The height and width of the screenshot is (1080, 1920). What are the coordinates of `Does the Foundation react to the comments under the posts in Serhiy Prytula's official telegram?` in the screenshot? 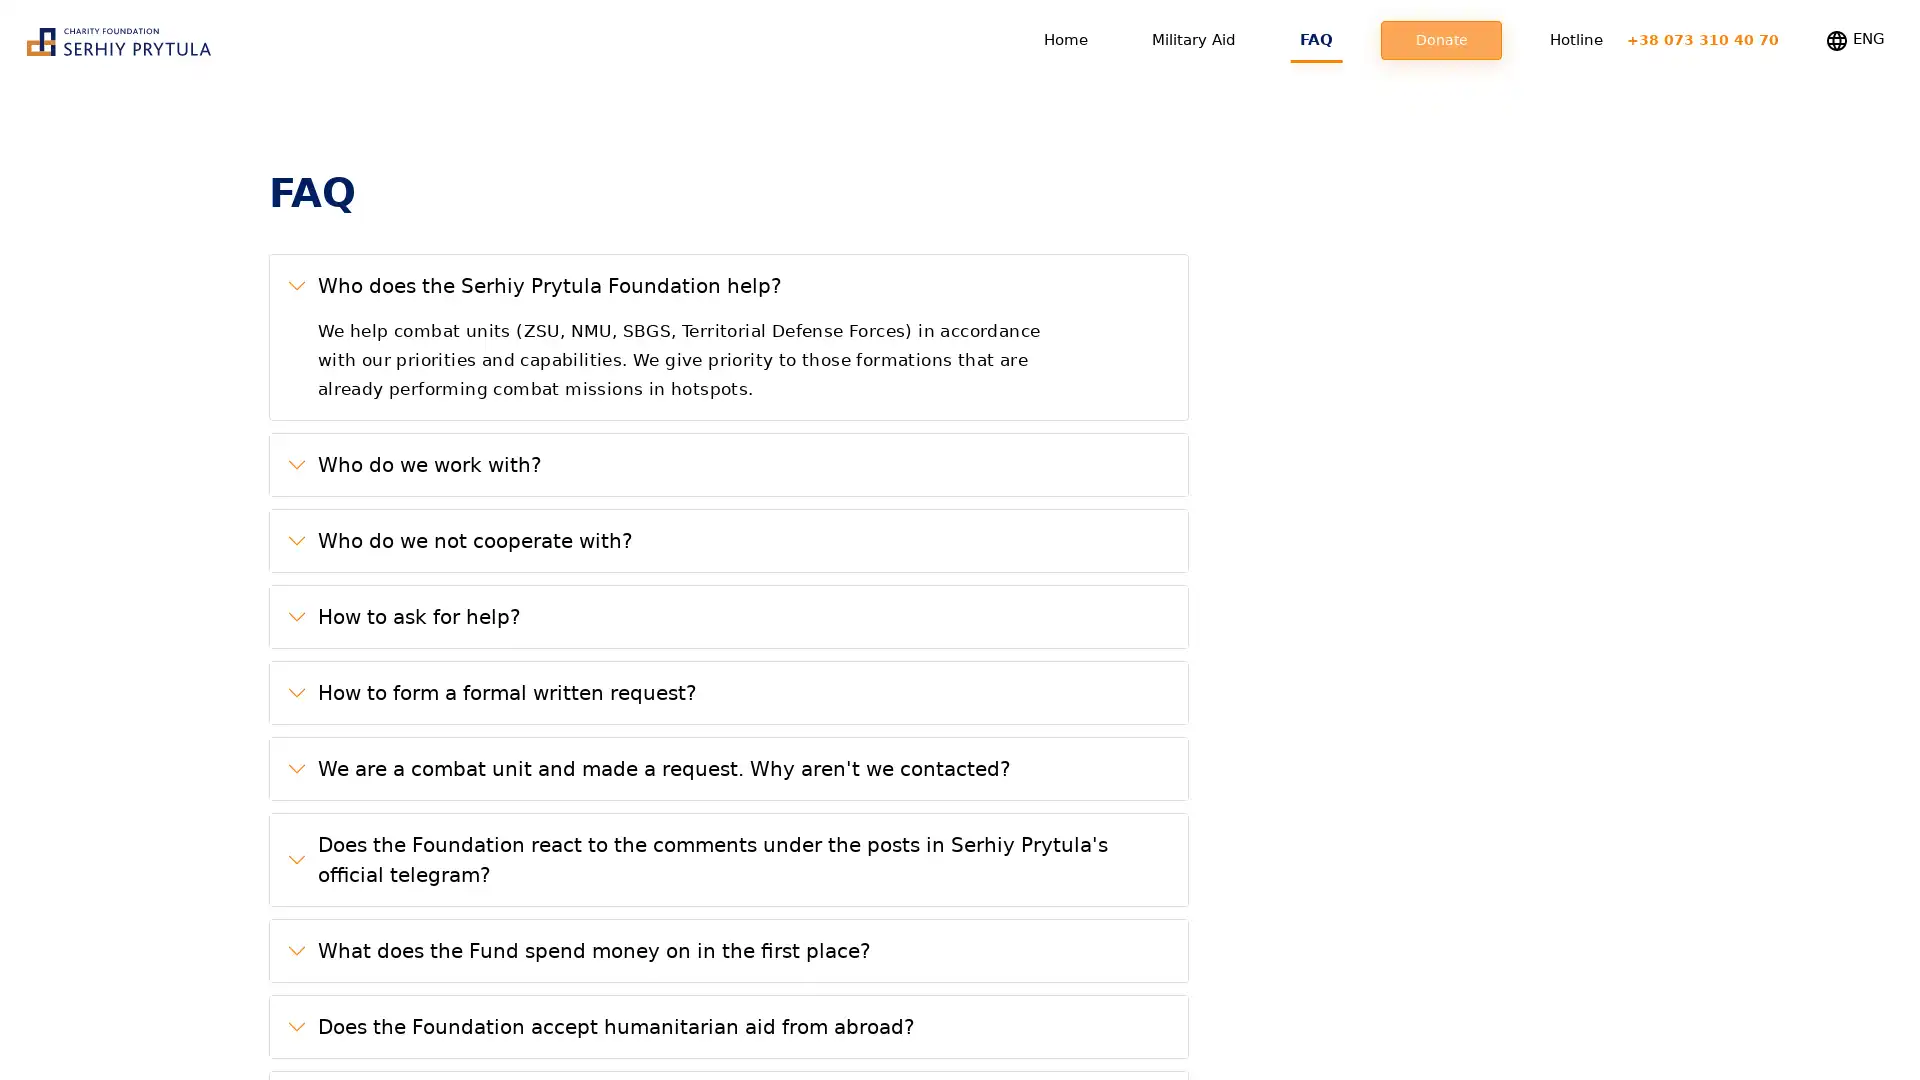 It's located at (727, 859).